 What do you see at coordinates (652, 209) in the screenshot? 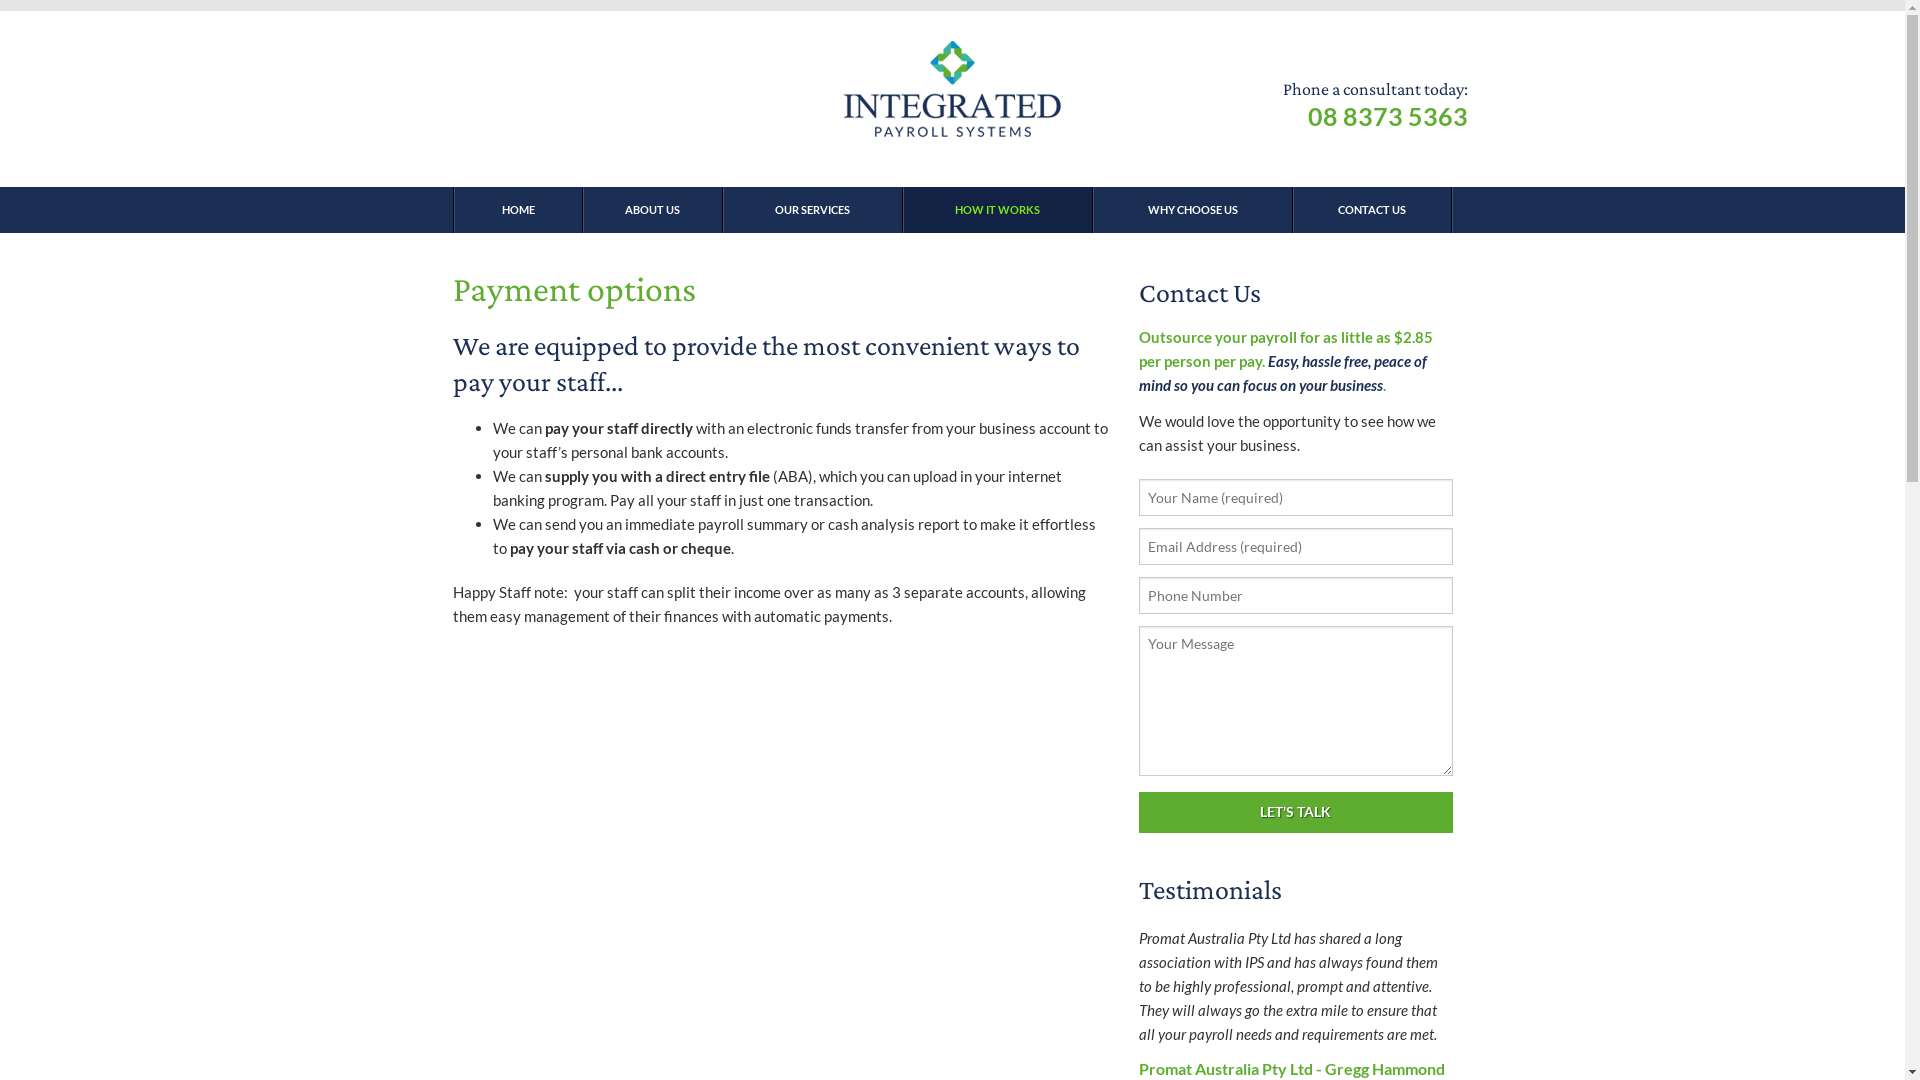
I see `'ABOUT US'` at bounding box center [652, 209].